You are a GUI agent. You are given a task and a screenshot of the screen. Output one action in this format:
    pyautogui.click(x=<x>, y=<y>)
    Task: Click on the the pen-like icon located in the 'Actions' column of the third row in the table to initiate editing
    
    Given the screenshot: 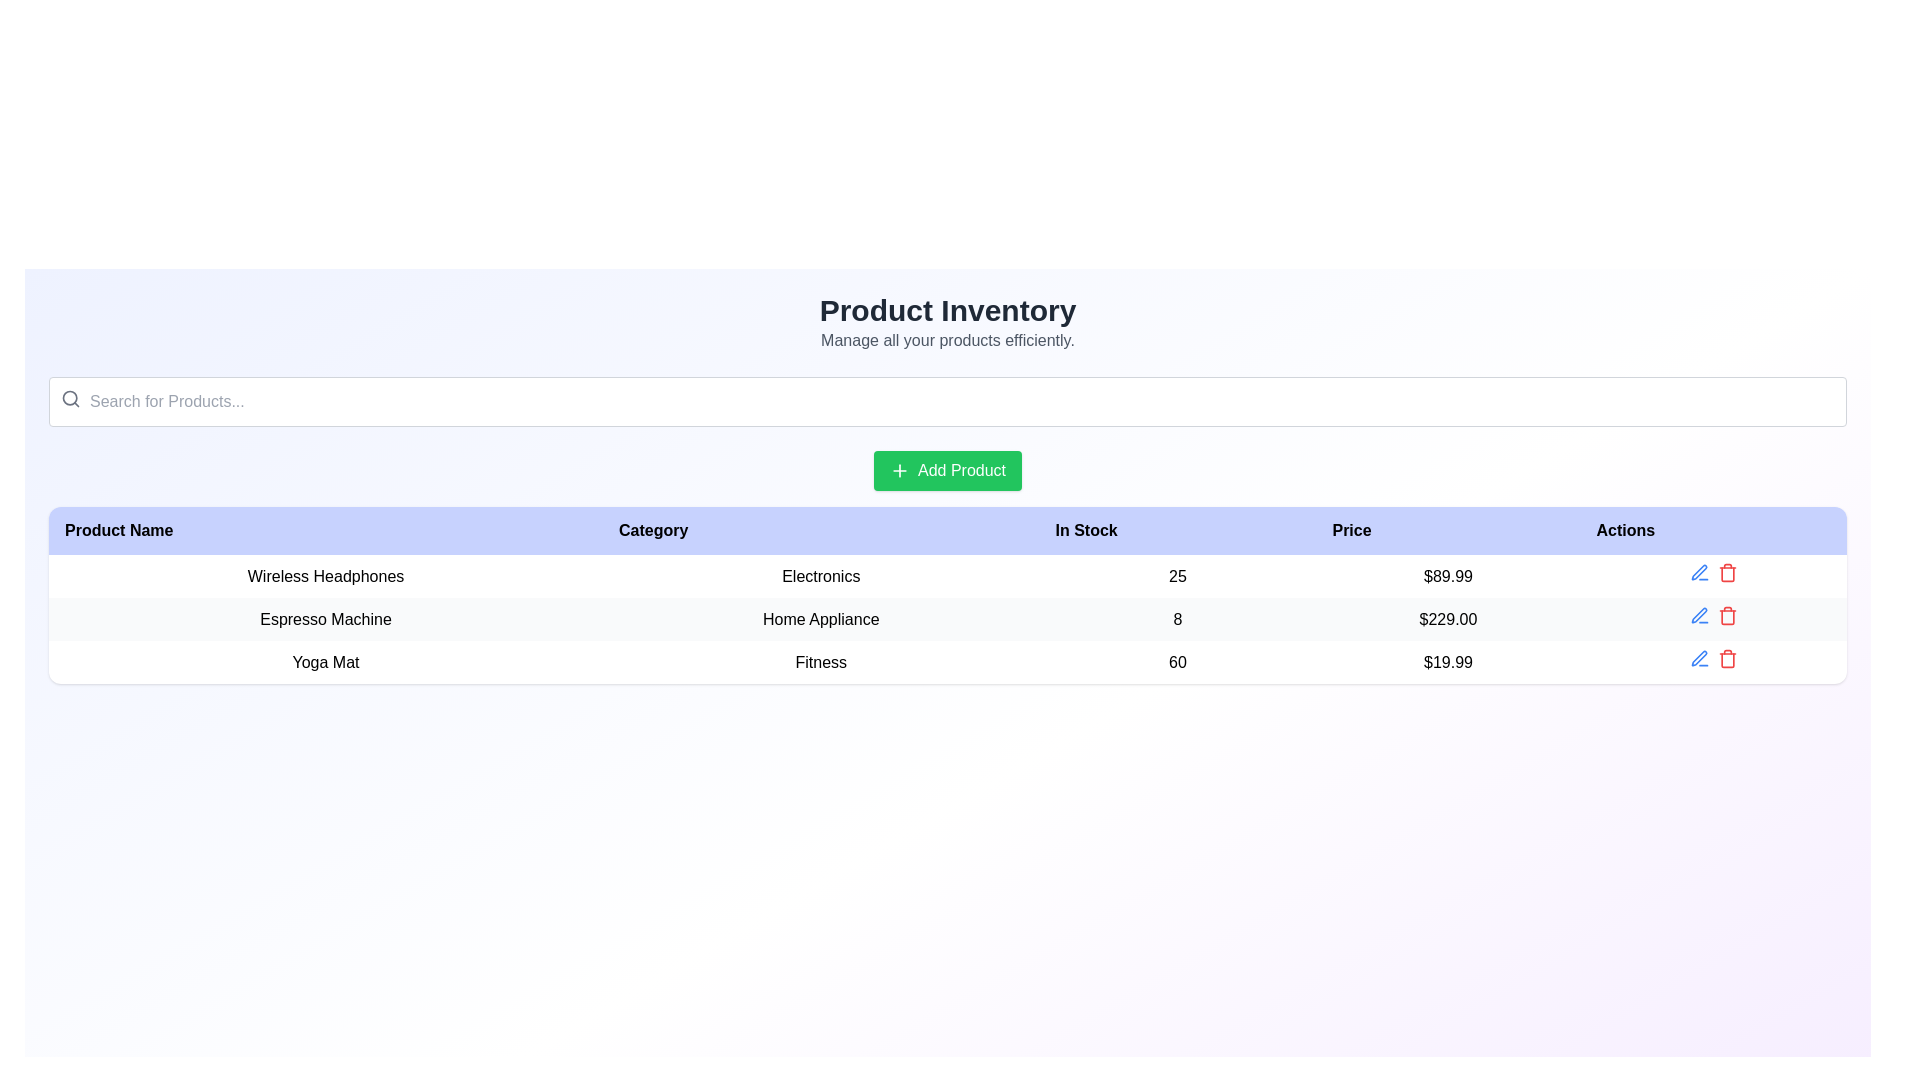 What is the action you would take?
    pyautogui.click(x=1698, y=658)
    